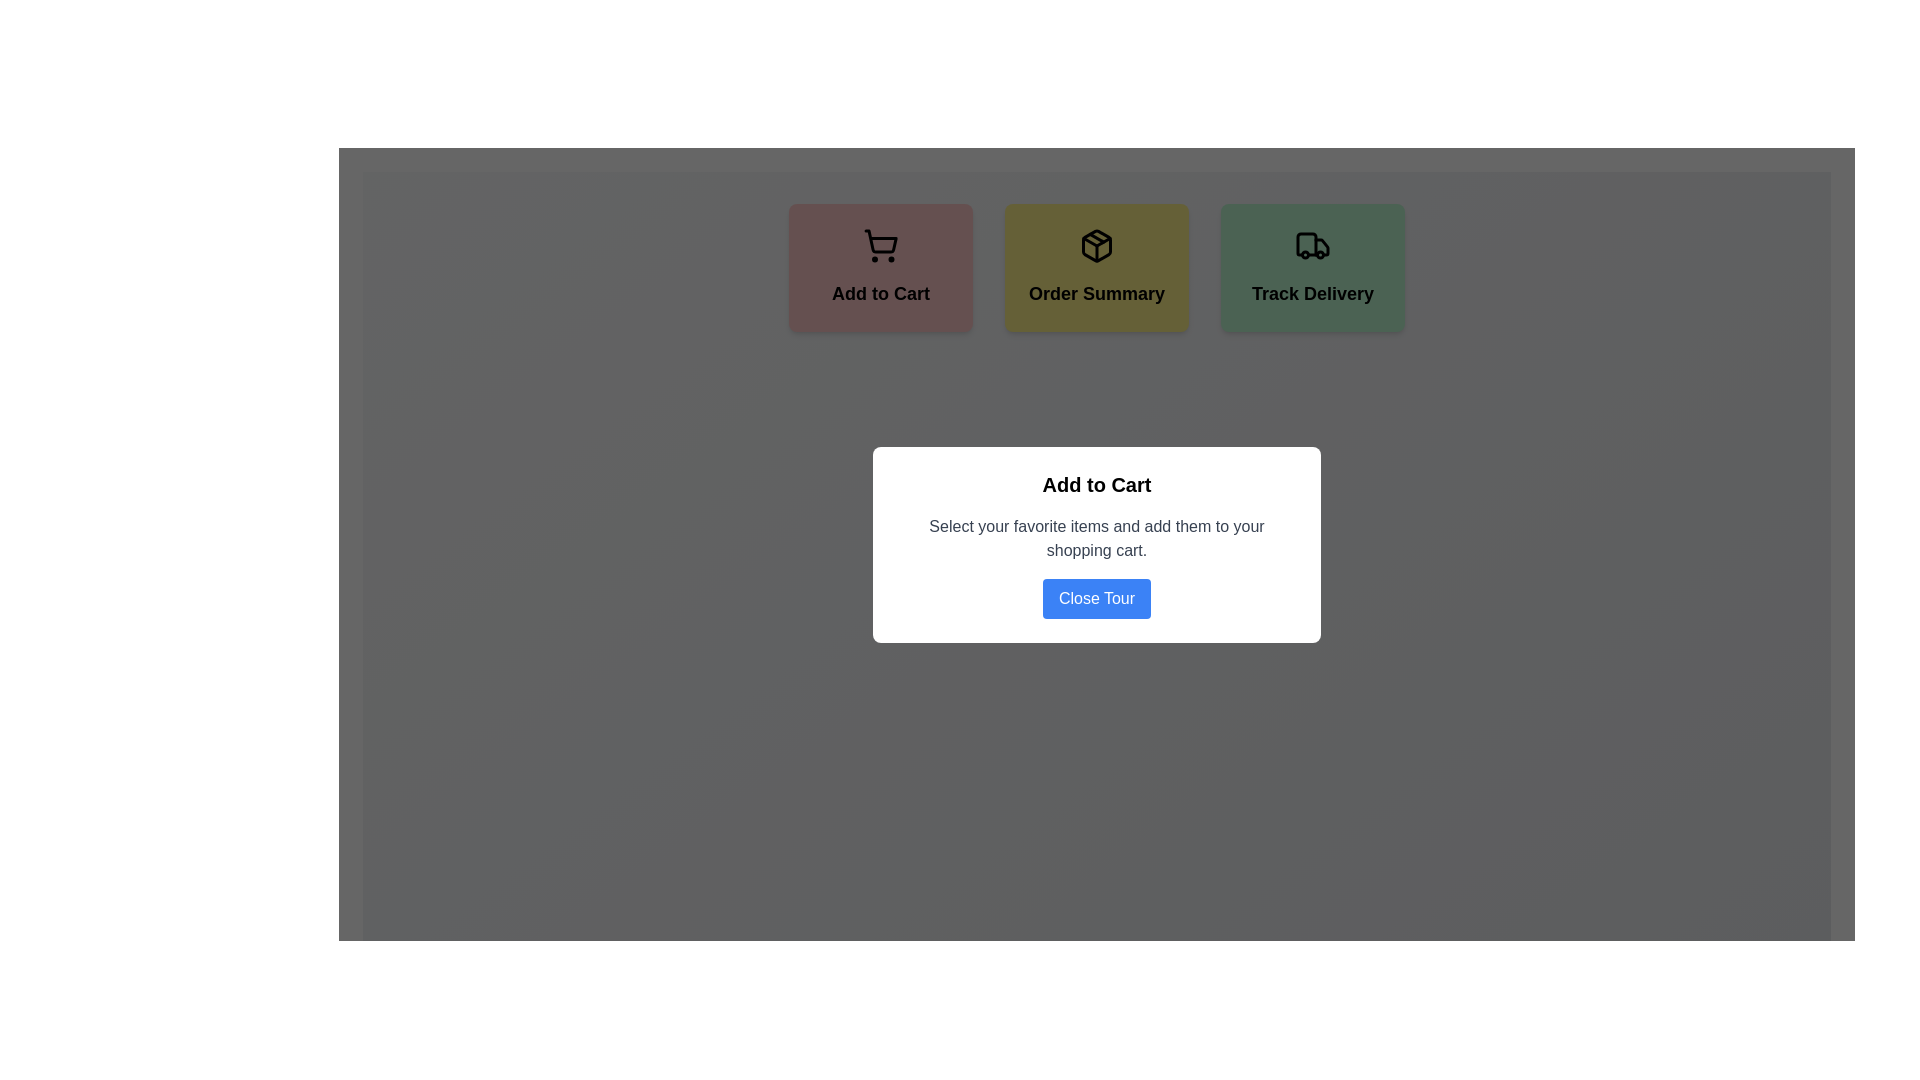 The image size is (1920, 1080). What do you see at coordinates (880, 240) in the screenshot?
I see `the shopping cart icon labeled 'Add to Cart', which is located in the top-left corner among three horizontally aligned buttons` at bounding box center [880, 240].